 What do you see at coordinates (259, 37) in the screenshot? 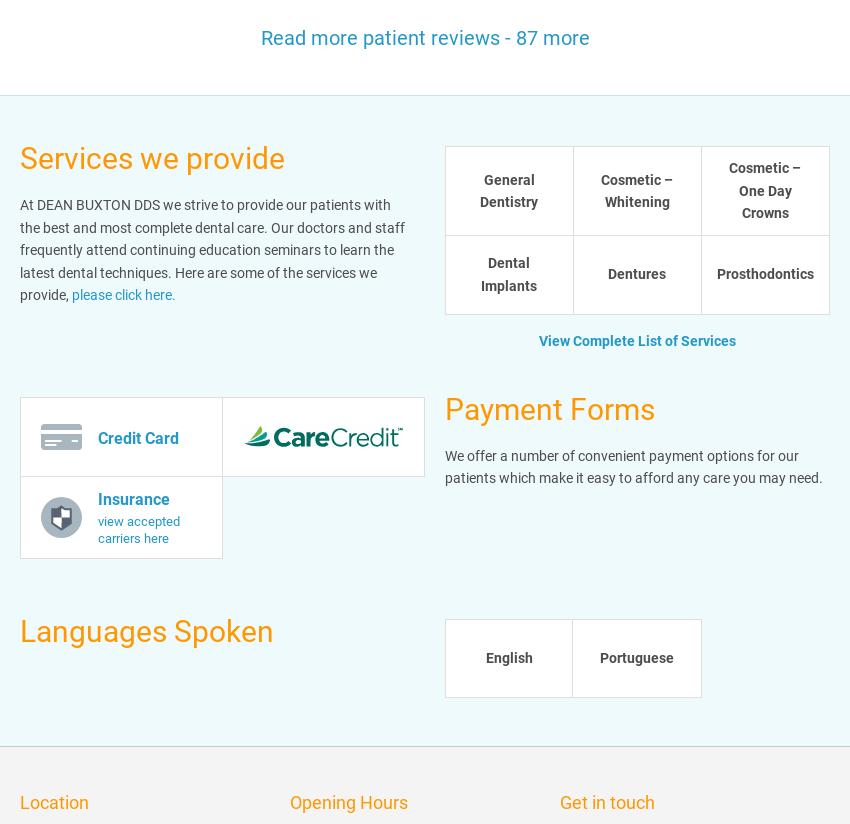
I see `'Read more patient reviews - 87 more'` at bounding box center [259, 37].